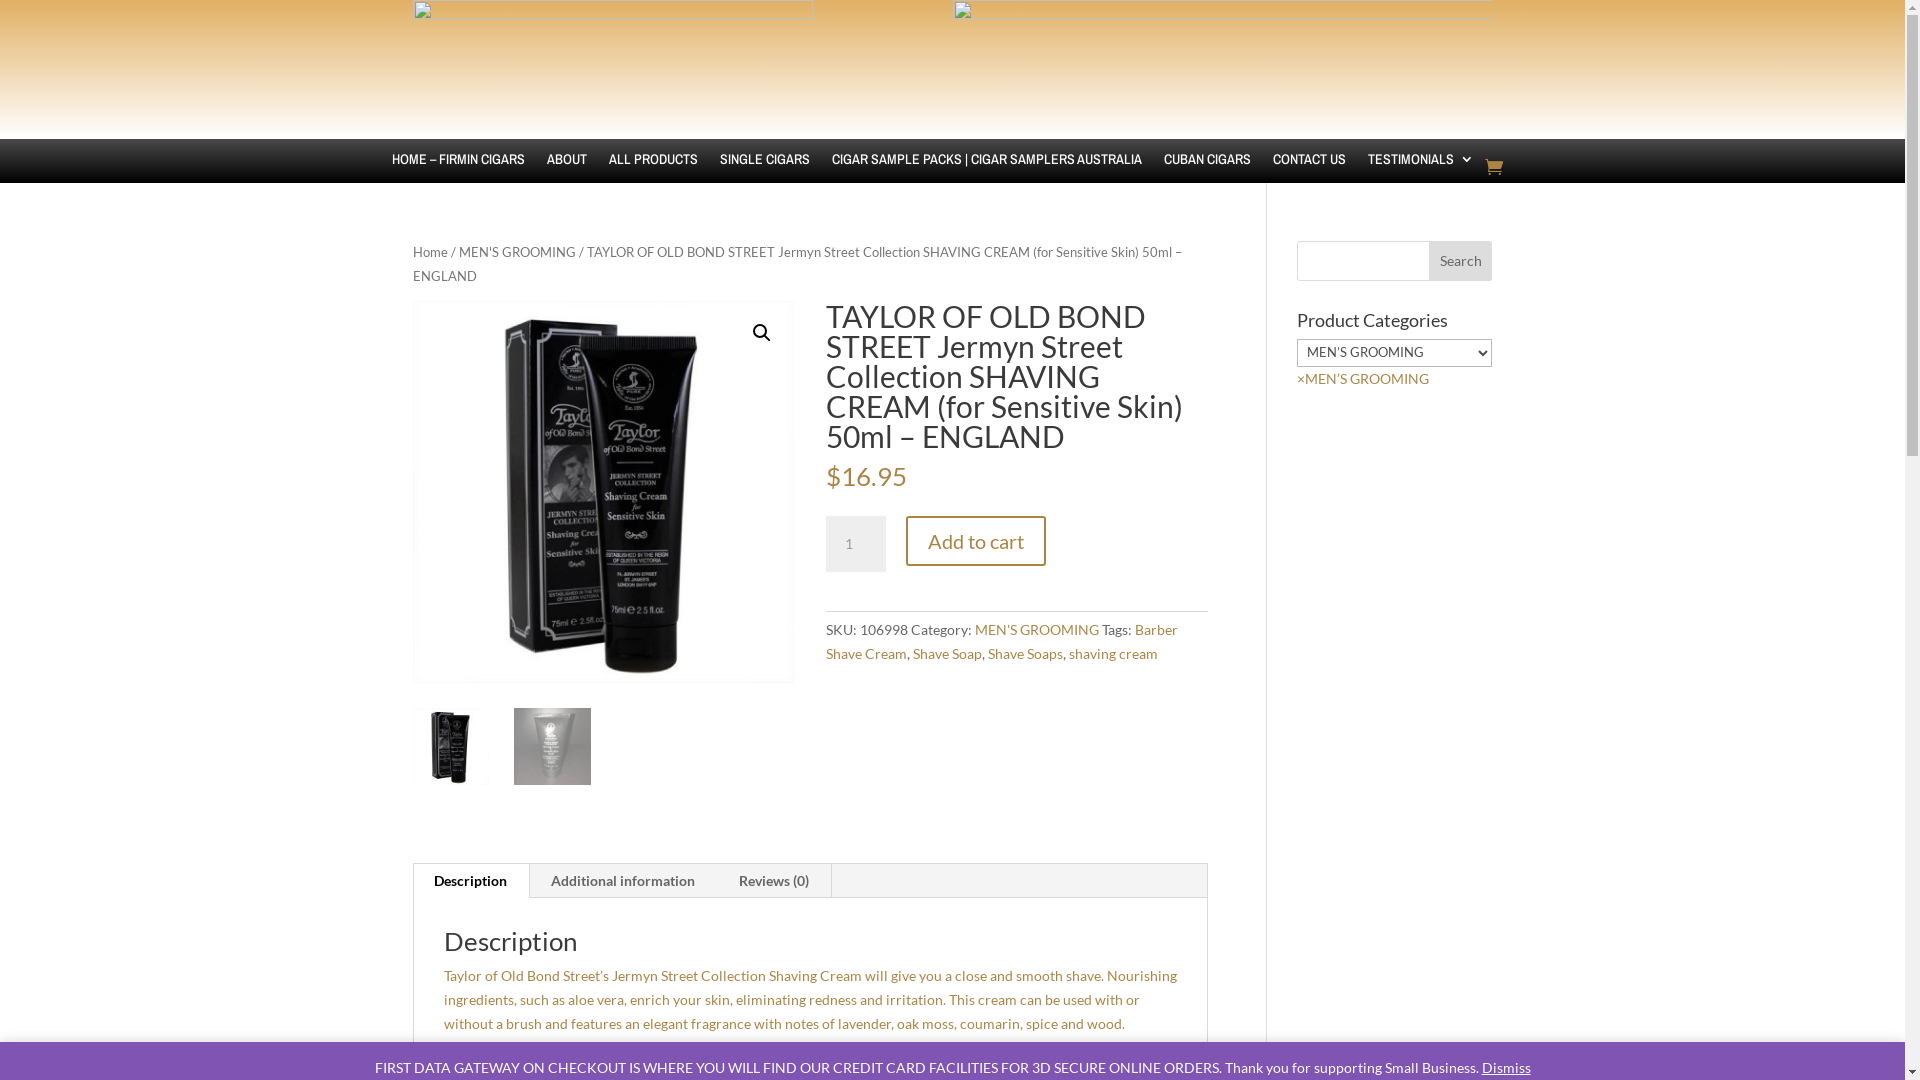 The height and width of the screenshot is (1080, 1920). What do you see at coordinates (1482, 1066) in the screenshot?
I see `'Dismiss'` at bounding box center [1482, 1066].